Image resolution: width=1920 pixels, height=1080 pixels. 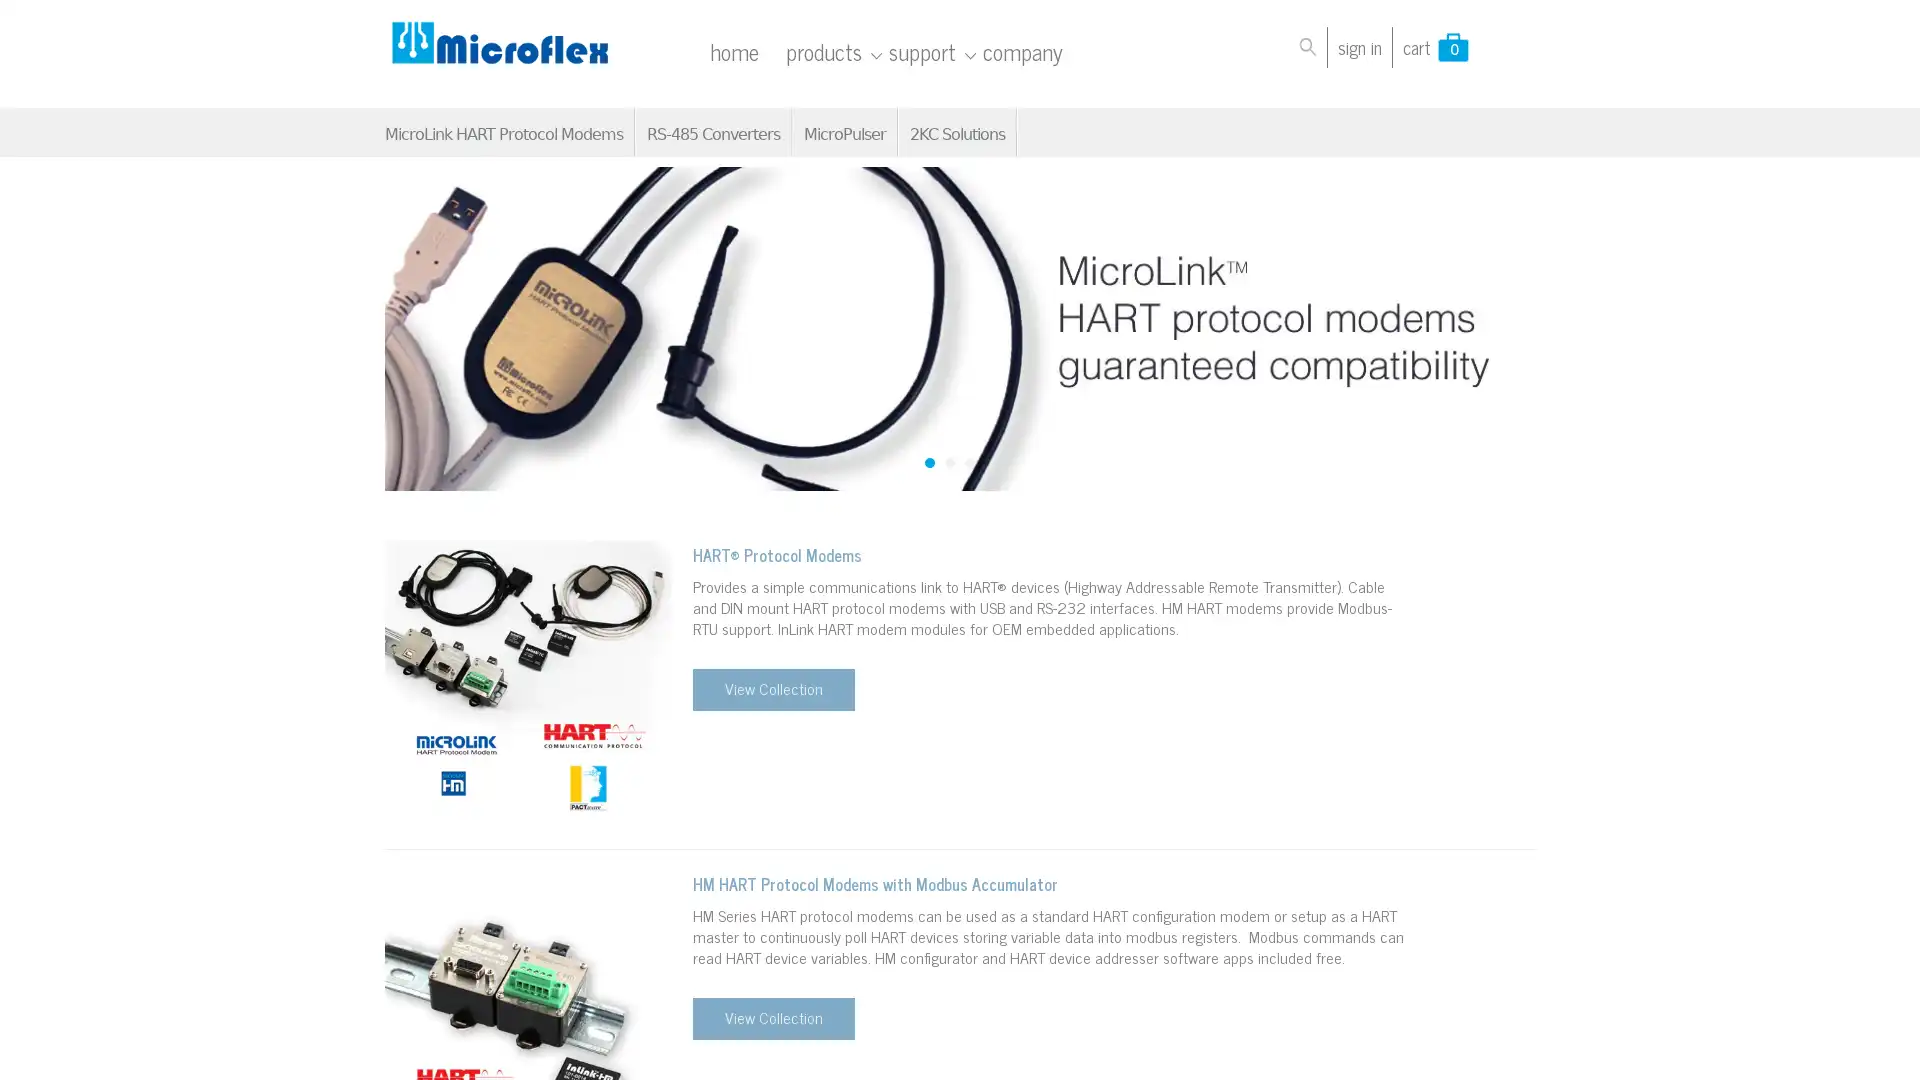 What do you see at coordinates (771, 1018) in the screenshot?
I see `View Collection` at bounding box center [771, 1018].